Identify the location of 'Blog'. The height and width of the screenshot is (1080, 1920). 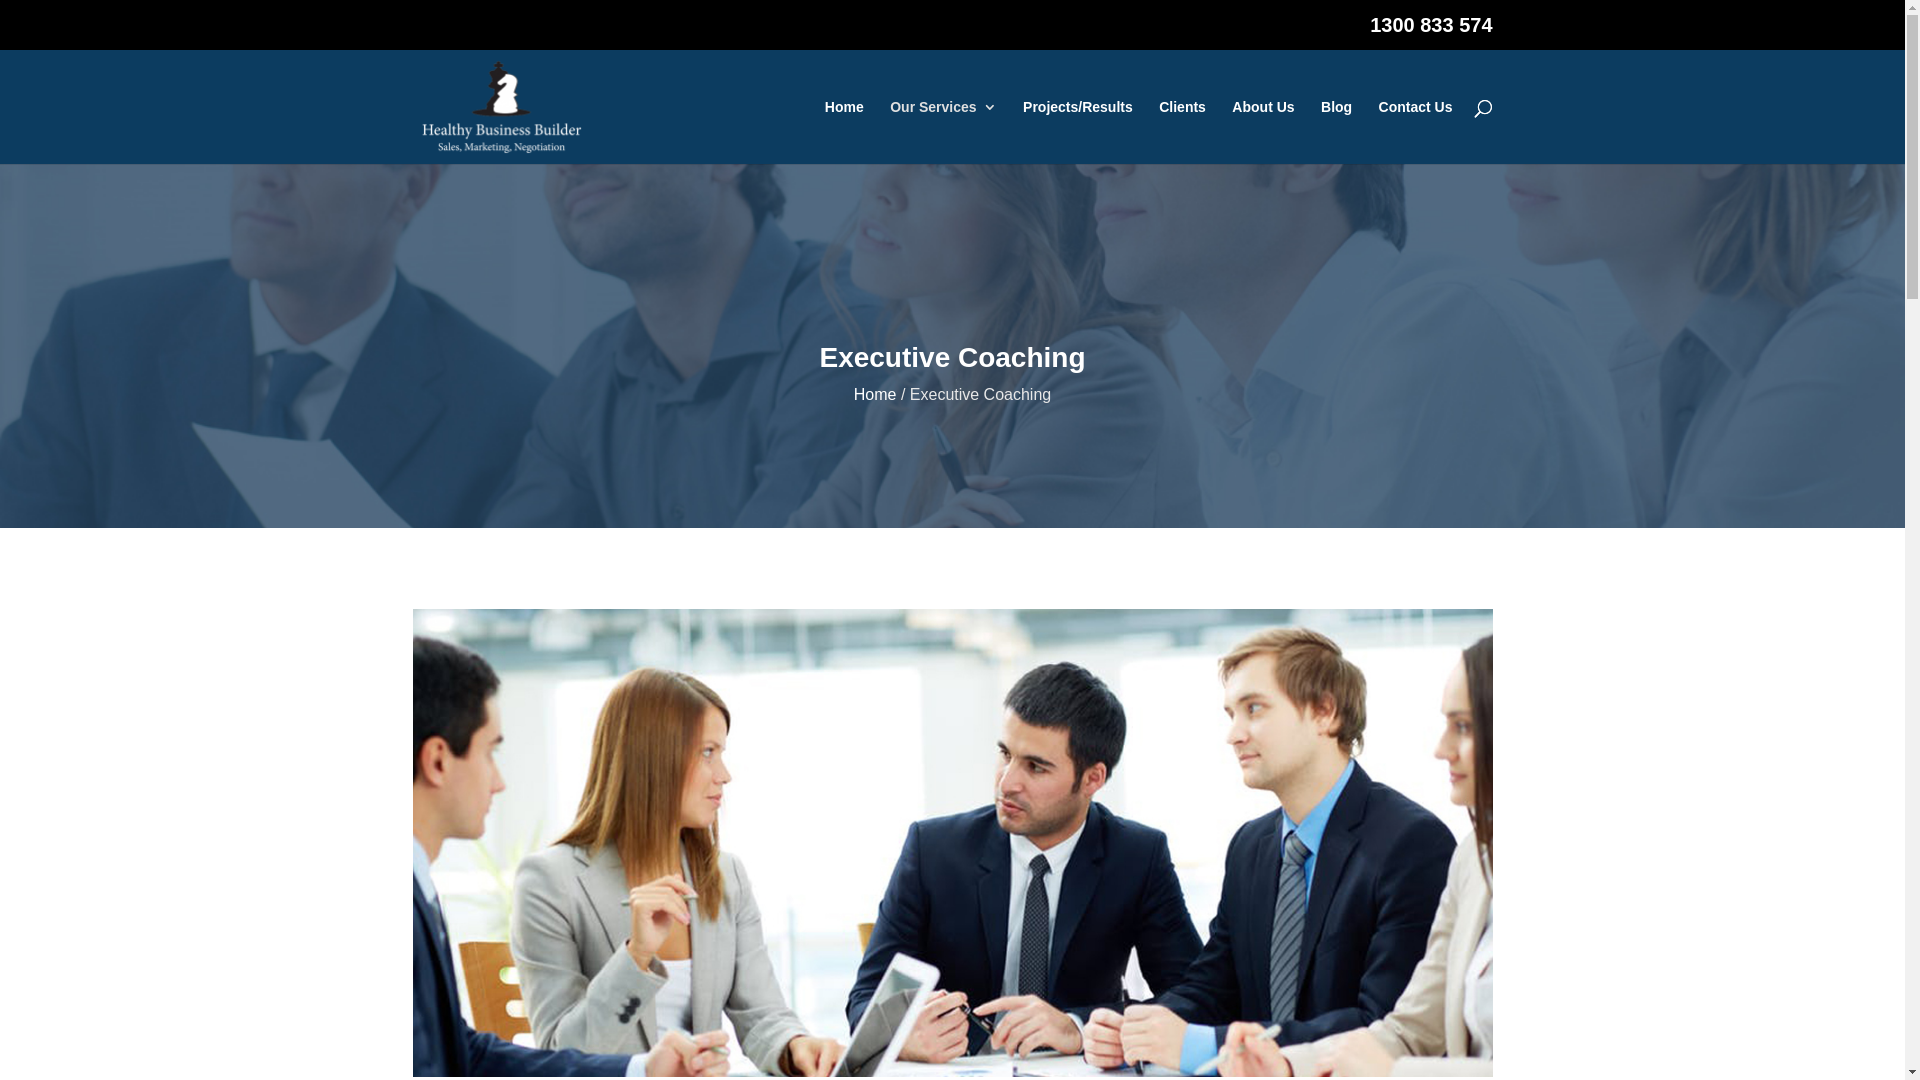
(1336, 131).